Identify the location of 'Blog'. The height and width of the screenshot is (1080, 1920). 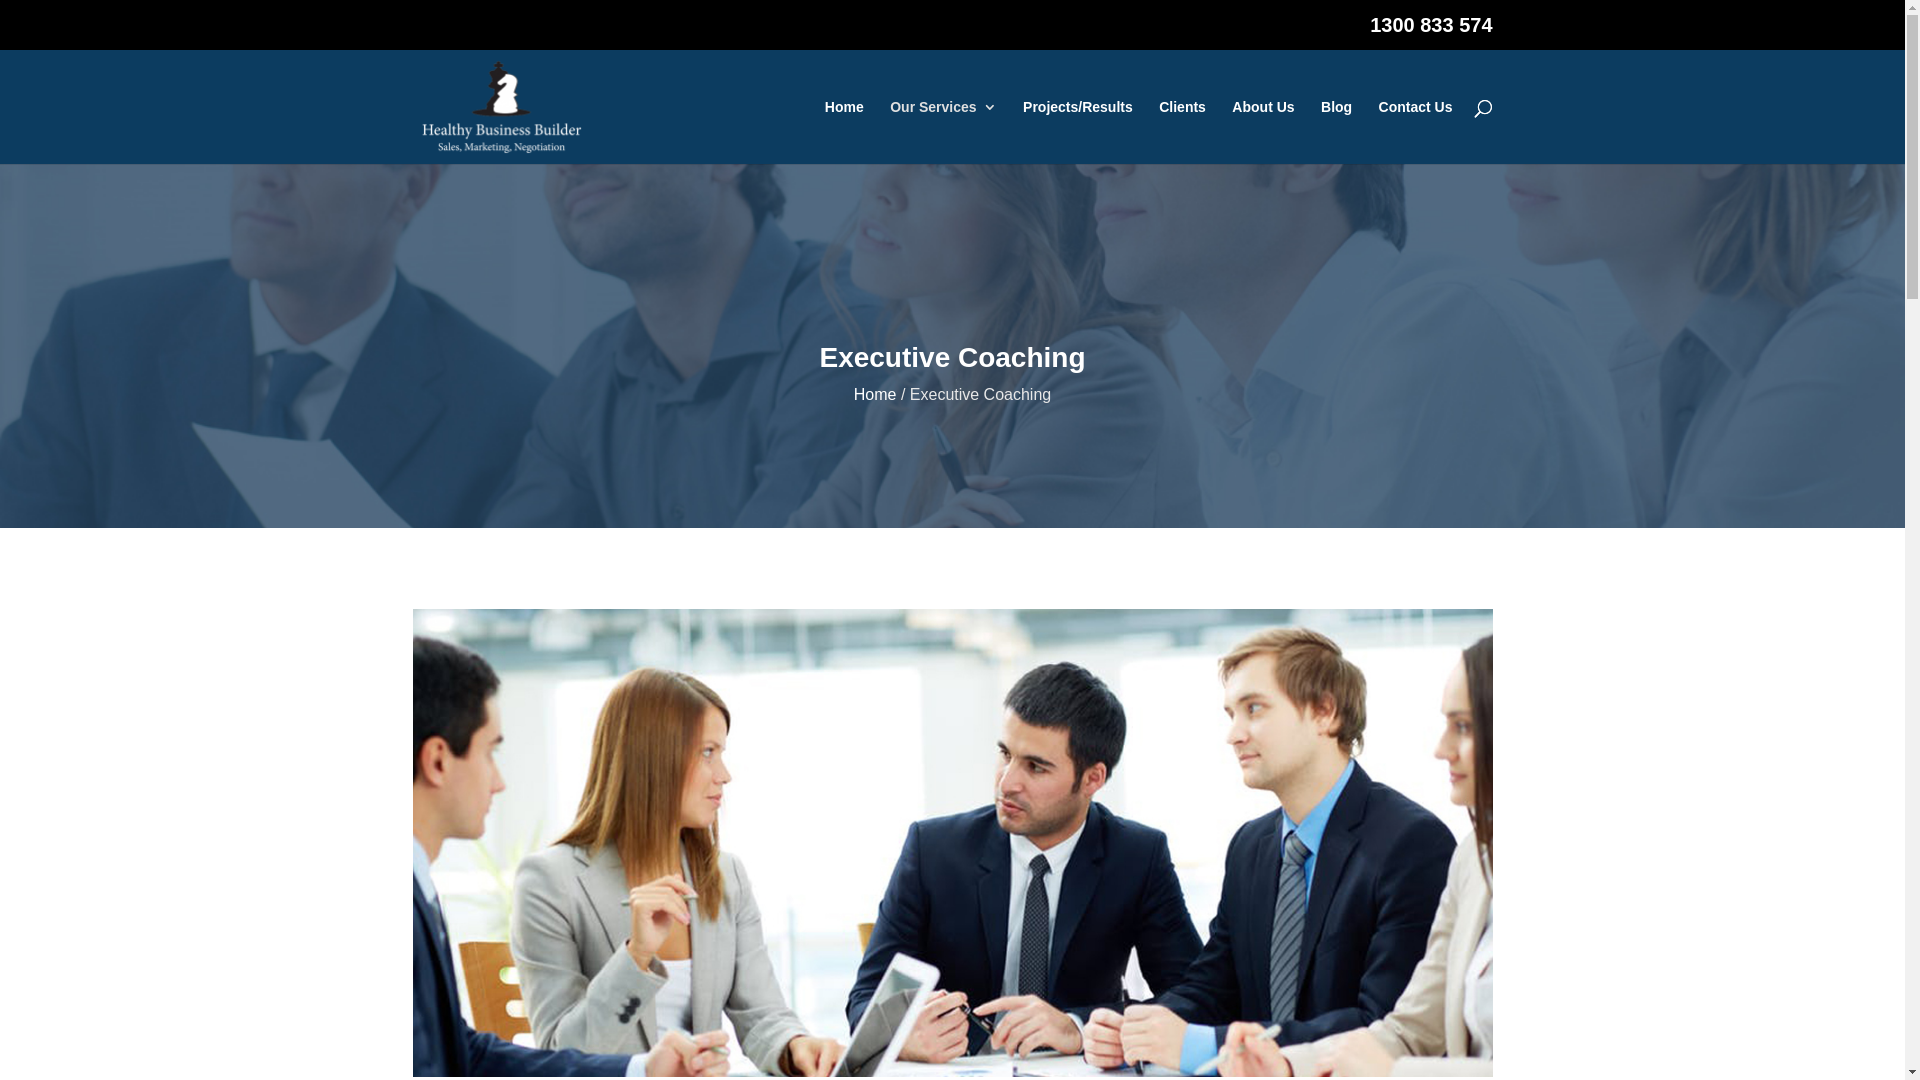
(1336, 131).